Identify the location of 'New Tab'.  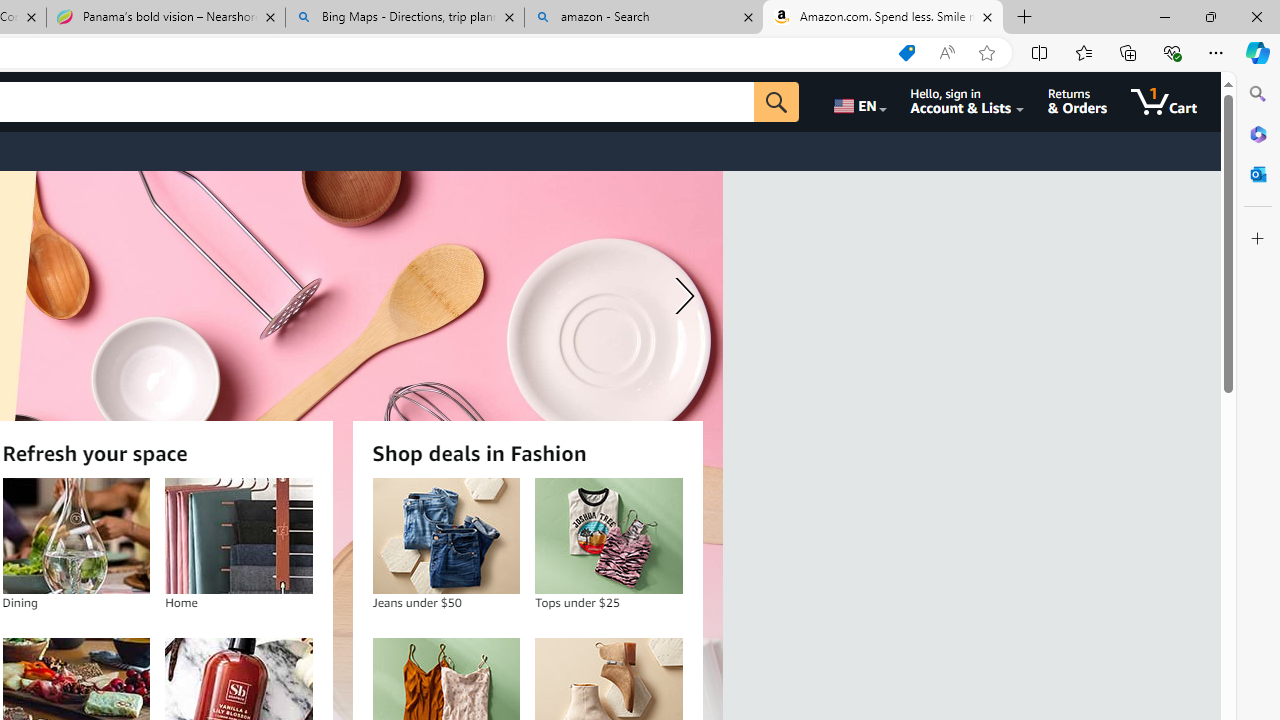
(1025, 17).